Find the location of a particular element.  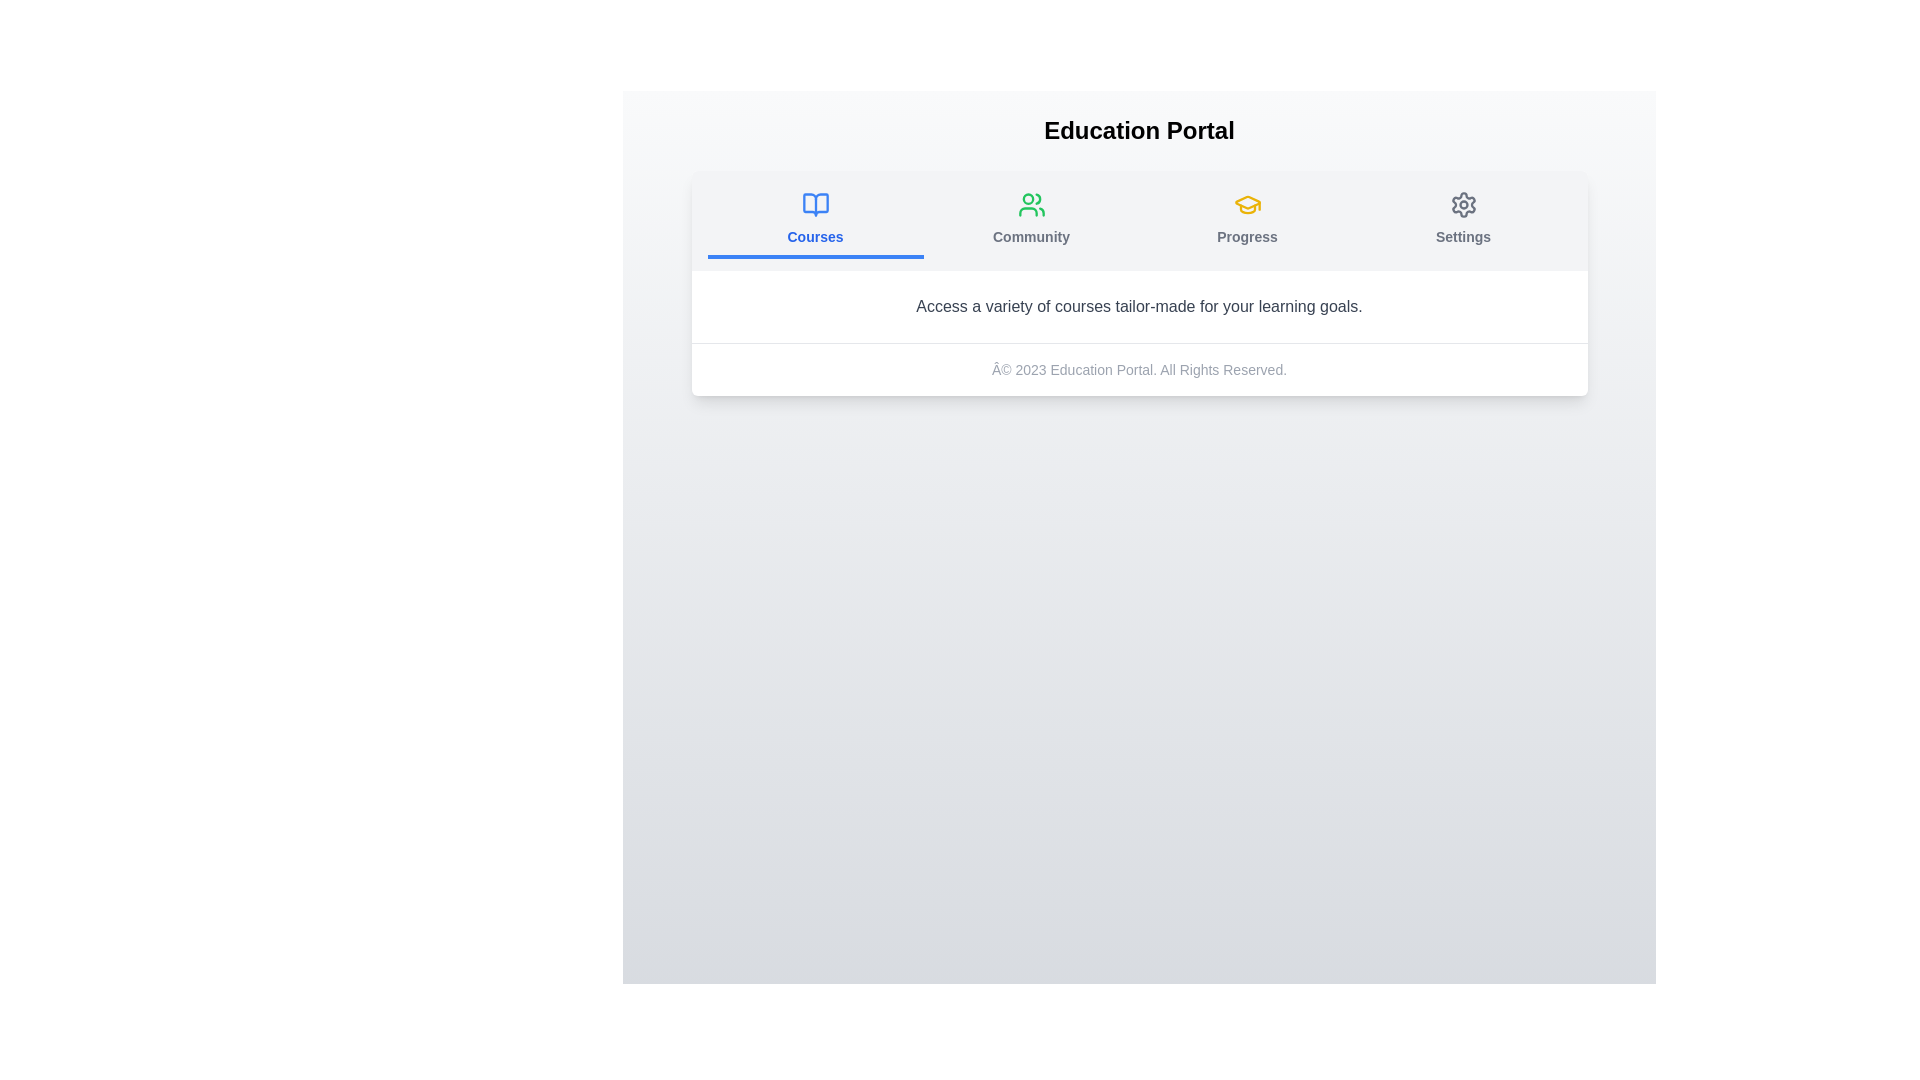

the 'Settings' label in the navigation bar, which is positioned rightmost below a gear icon and aligned with 'Courses,' 'Community,' and 'Progress.' is located at coordinates (1463, 235).